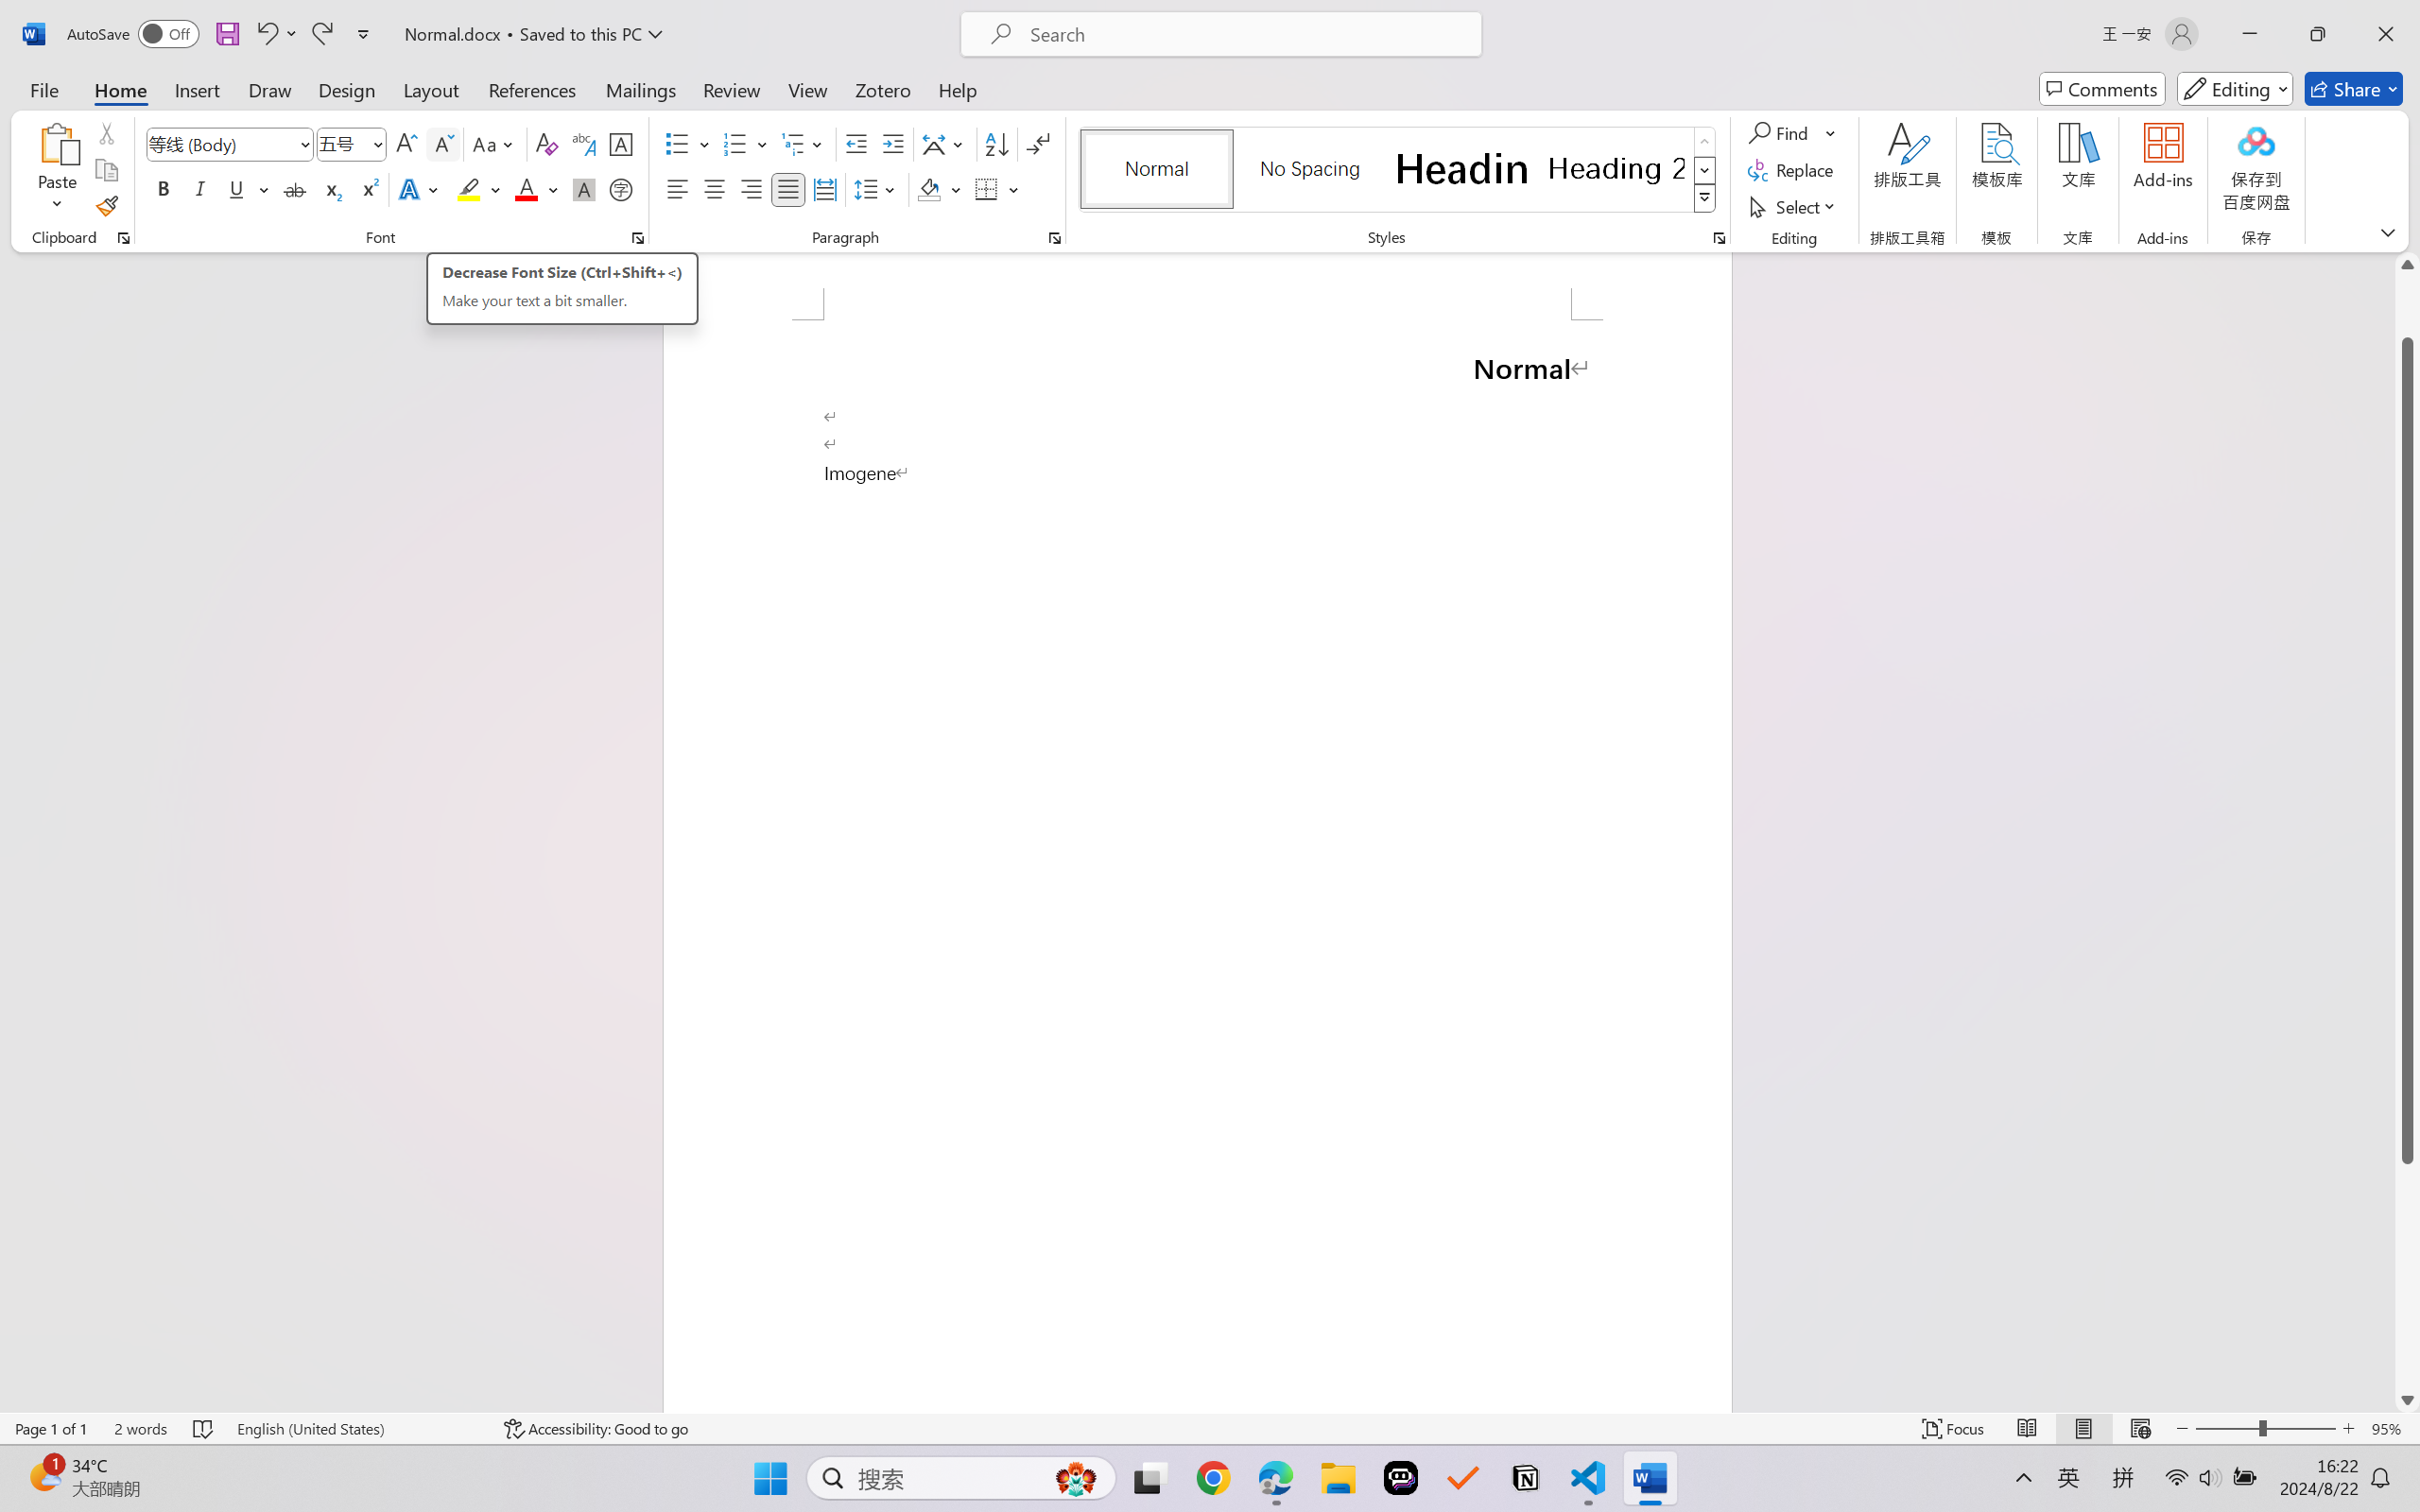 This screenshot has height=1512, width=2420. Describe the element at coordinates (1616, 168) in the screenshot. I see `'Heading 2'` at that location.